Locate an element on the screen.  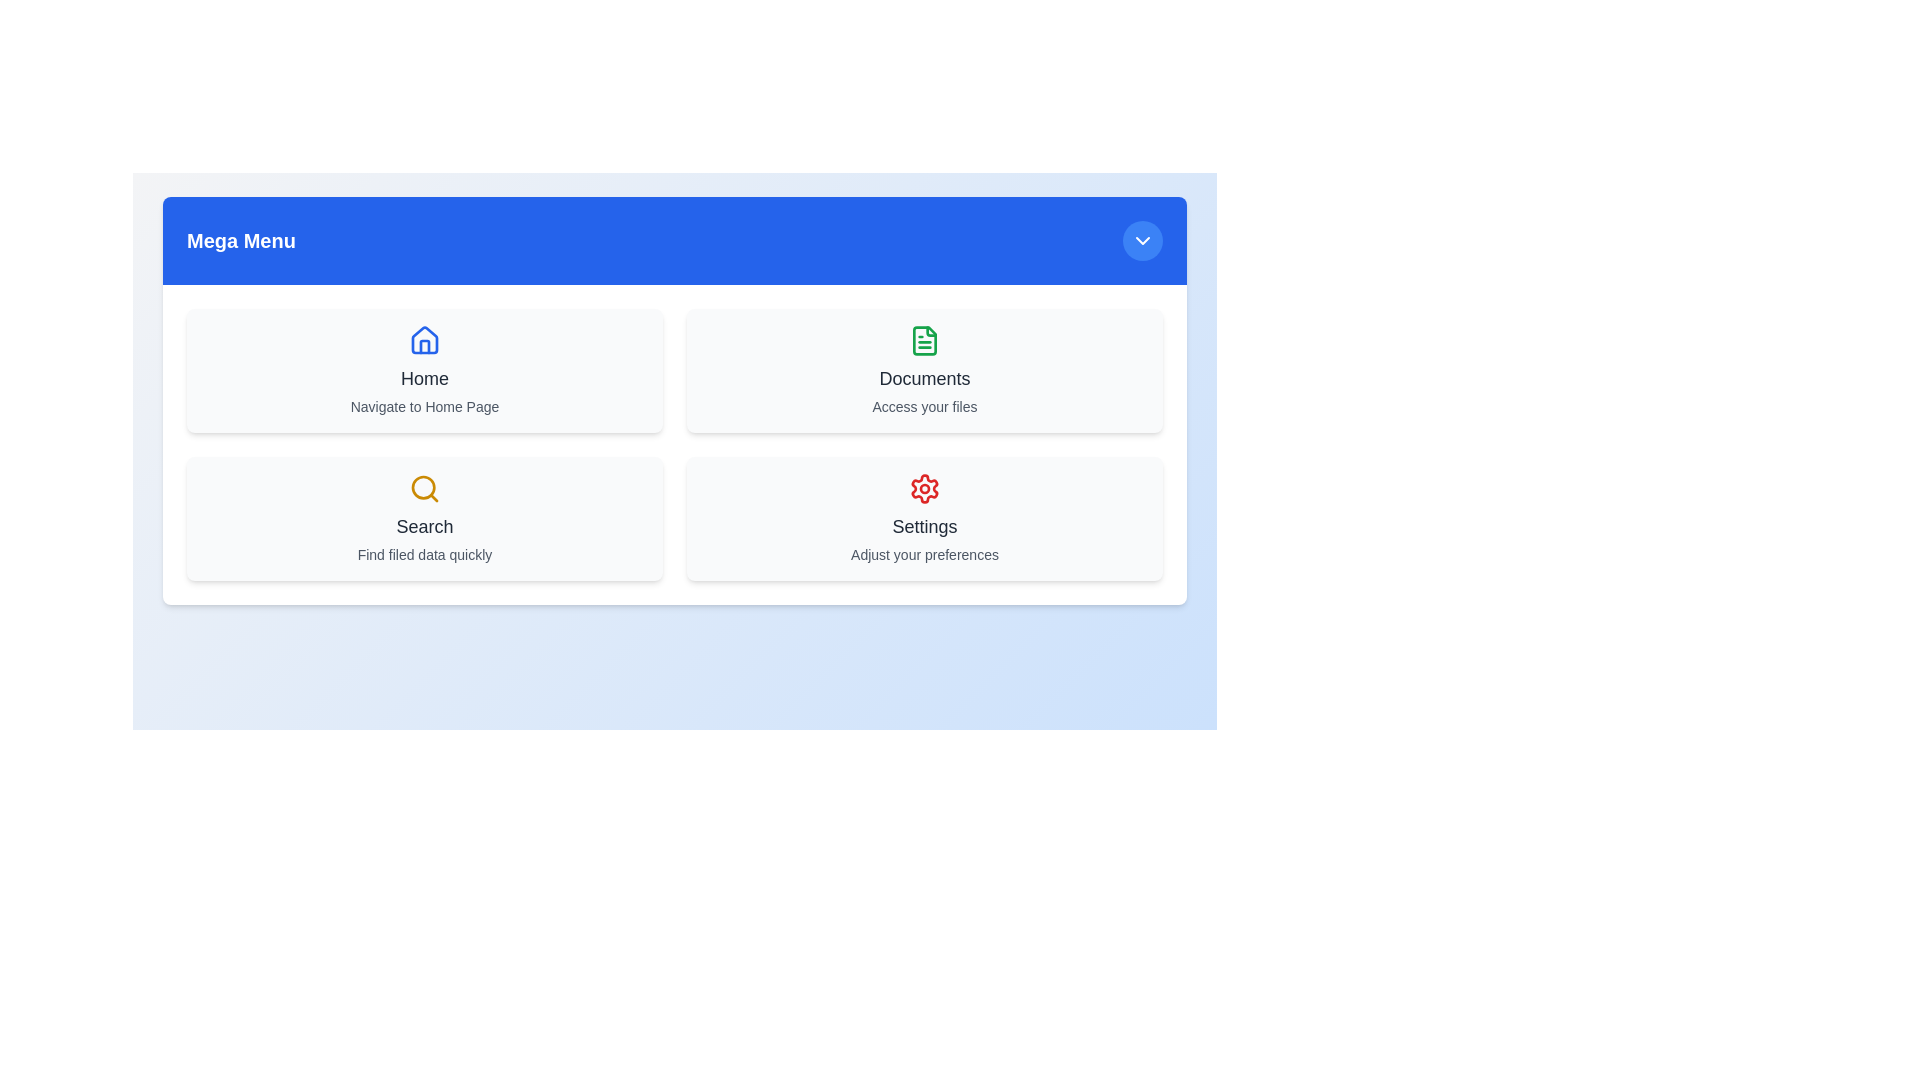
the 'Documents' card to access files is located at coordinates (924, 370).